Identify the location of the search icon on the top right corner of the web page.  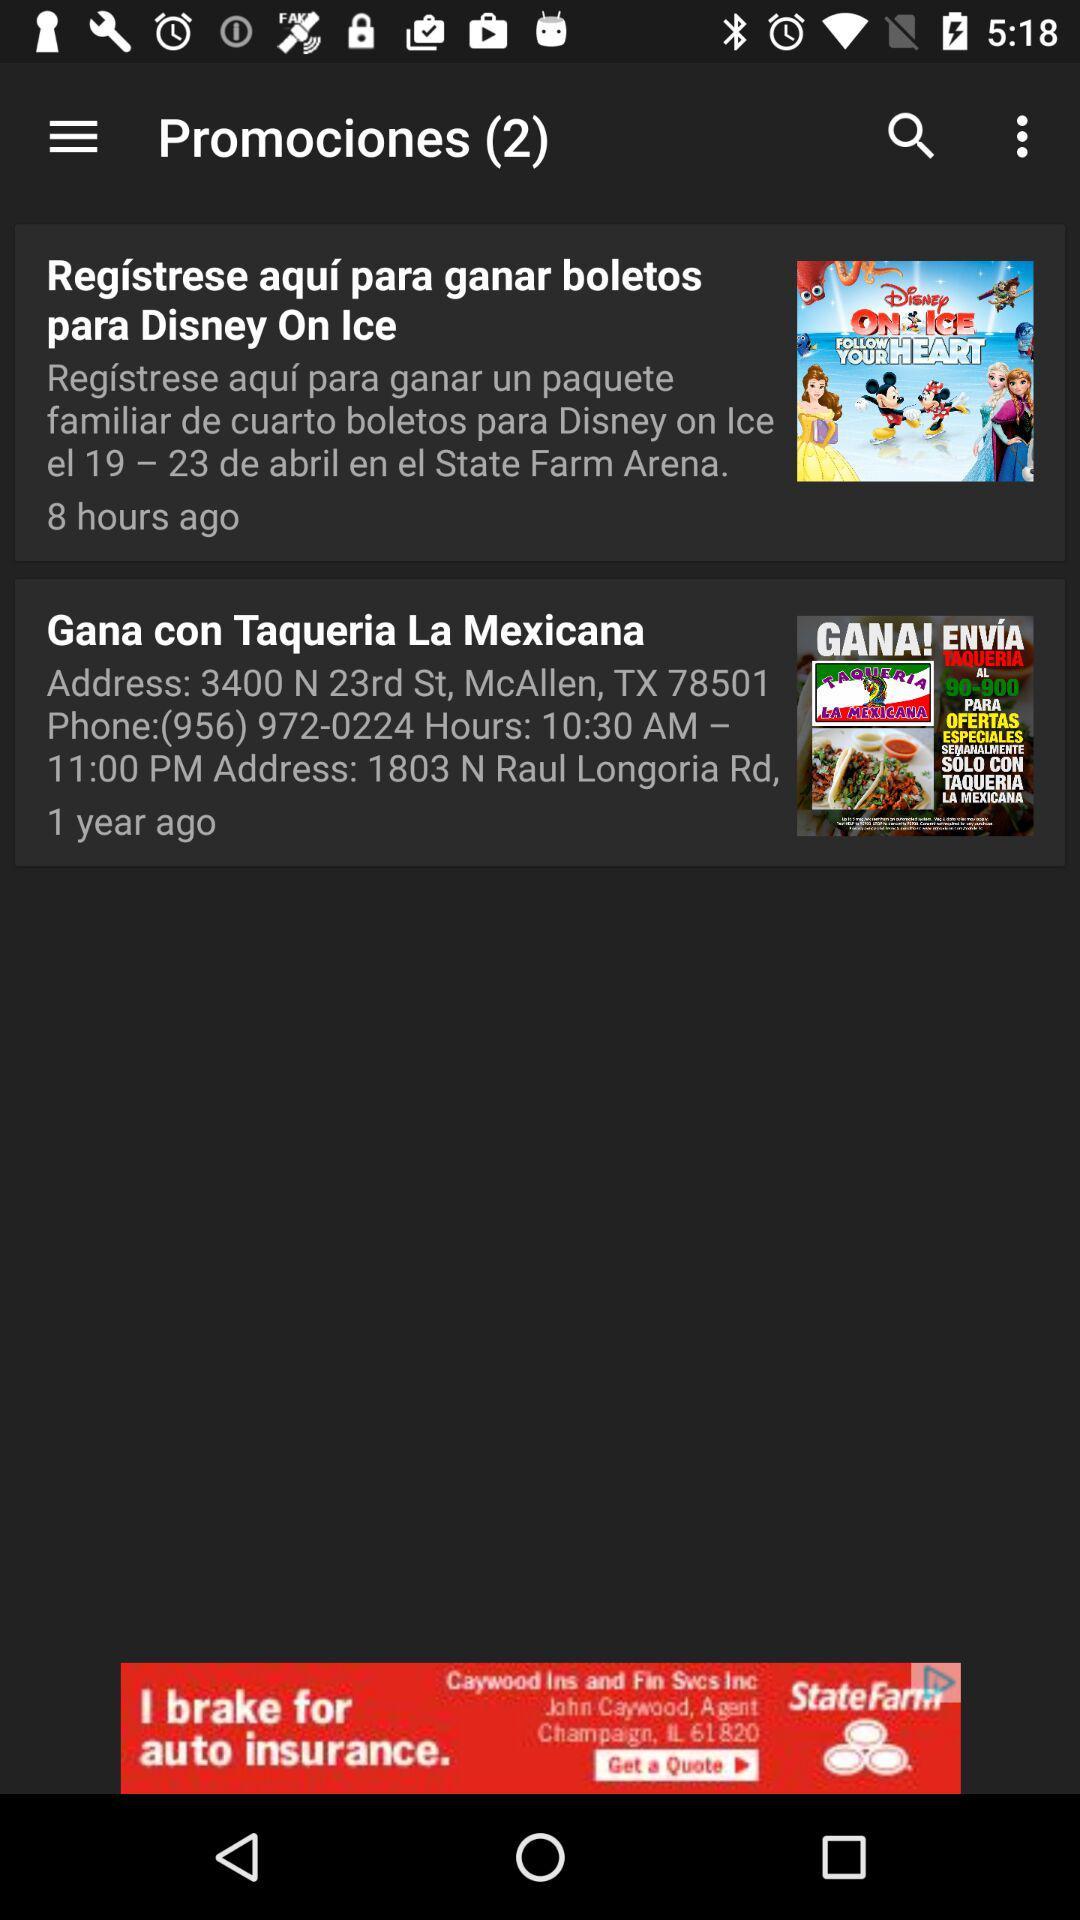
(911, 136).